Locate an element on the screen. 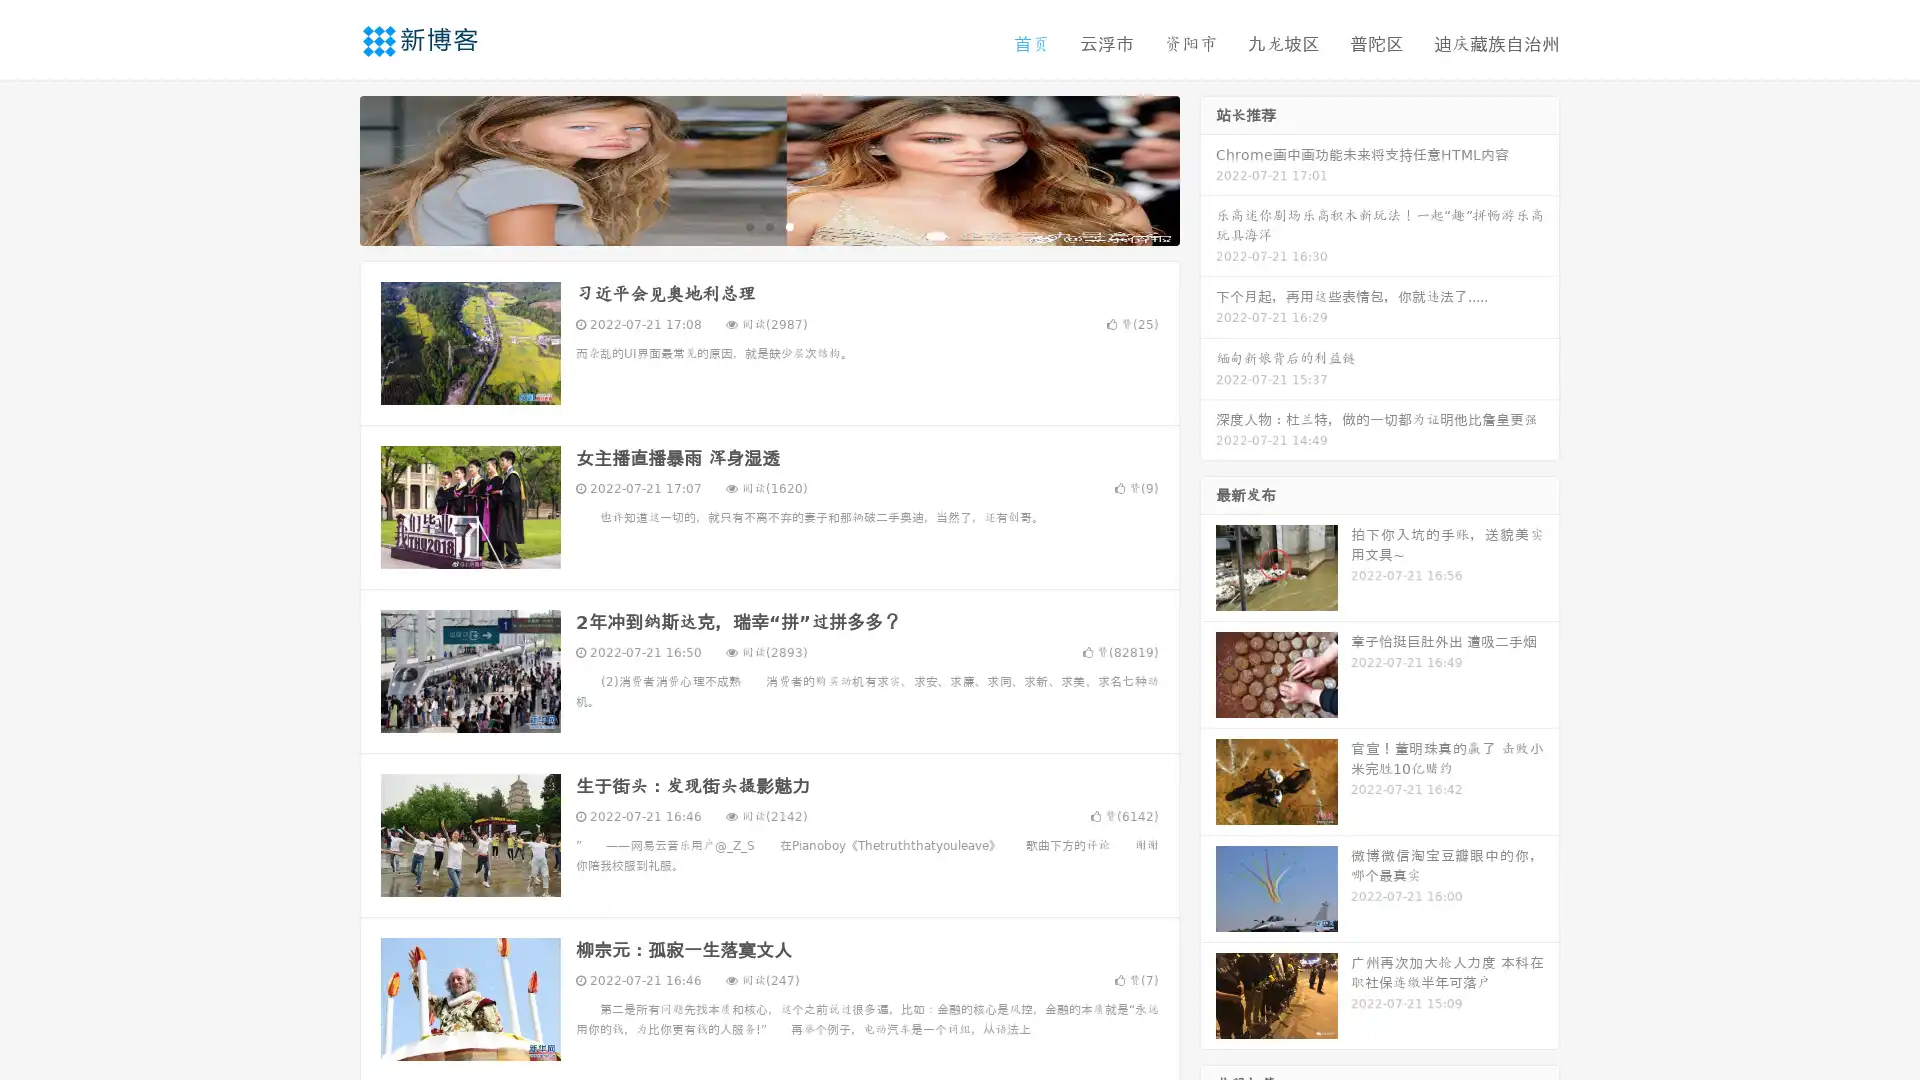  Go to slide 1 is located at coordinates (748, 225).